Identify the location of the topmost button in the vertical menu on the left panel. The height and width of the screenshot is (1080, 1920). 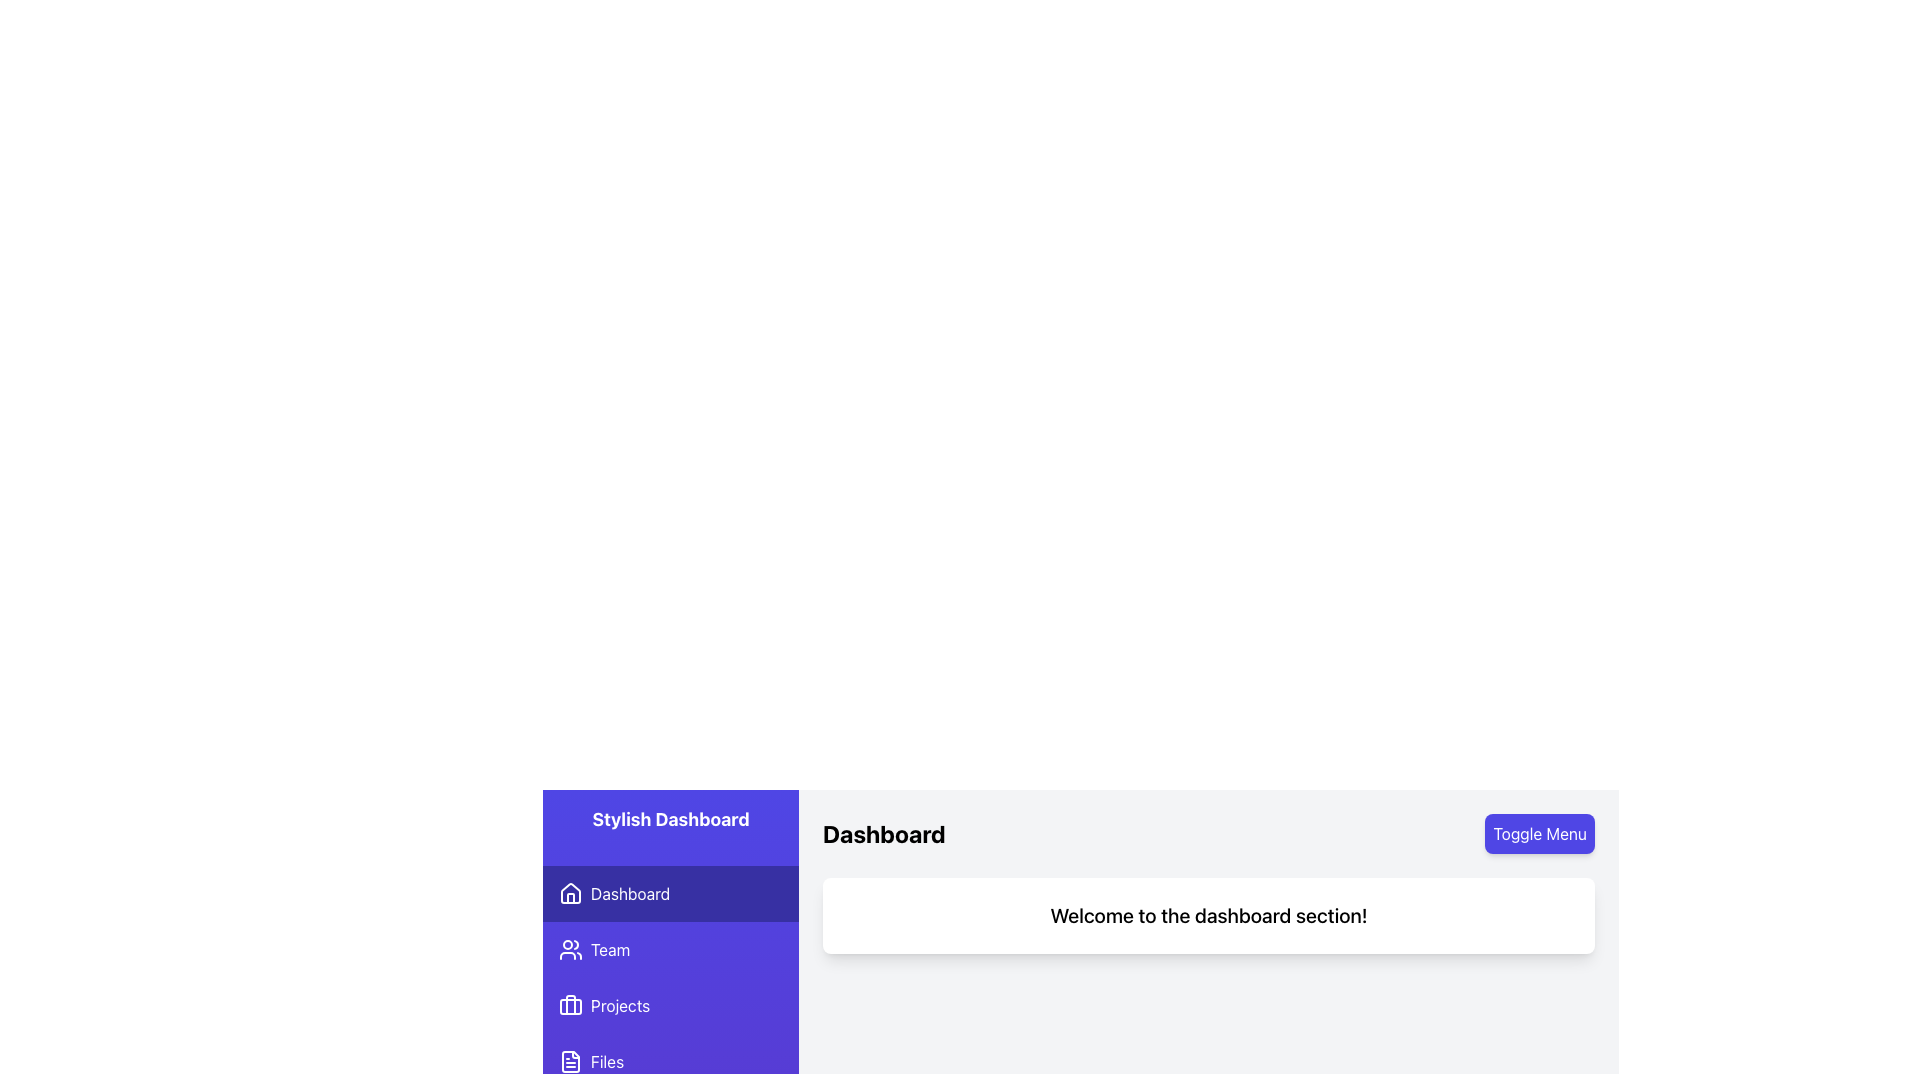
(671, 893).